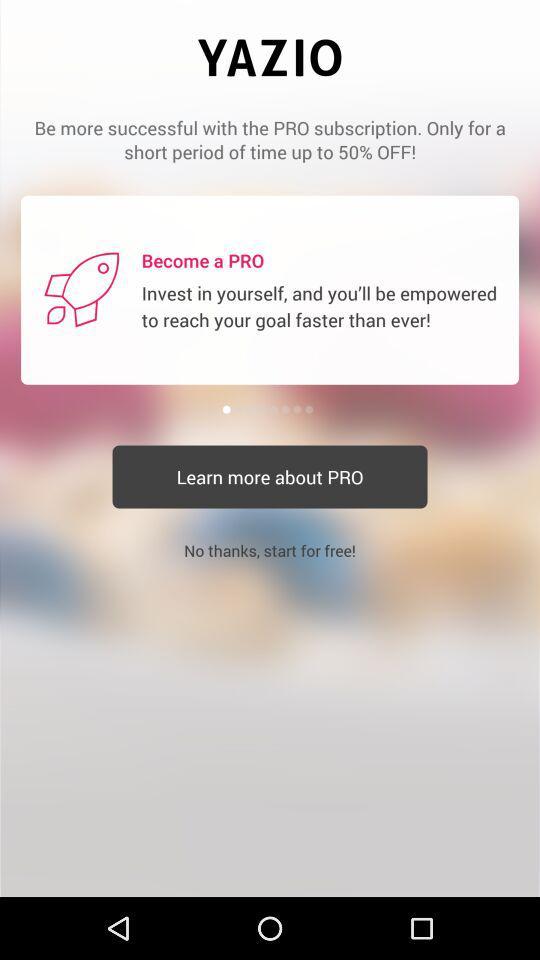 This screenshot has height=960, width=540. I want to click on learn more about icon, so click(270, 477).